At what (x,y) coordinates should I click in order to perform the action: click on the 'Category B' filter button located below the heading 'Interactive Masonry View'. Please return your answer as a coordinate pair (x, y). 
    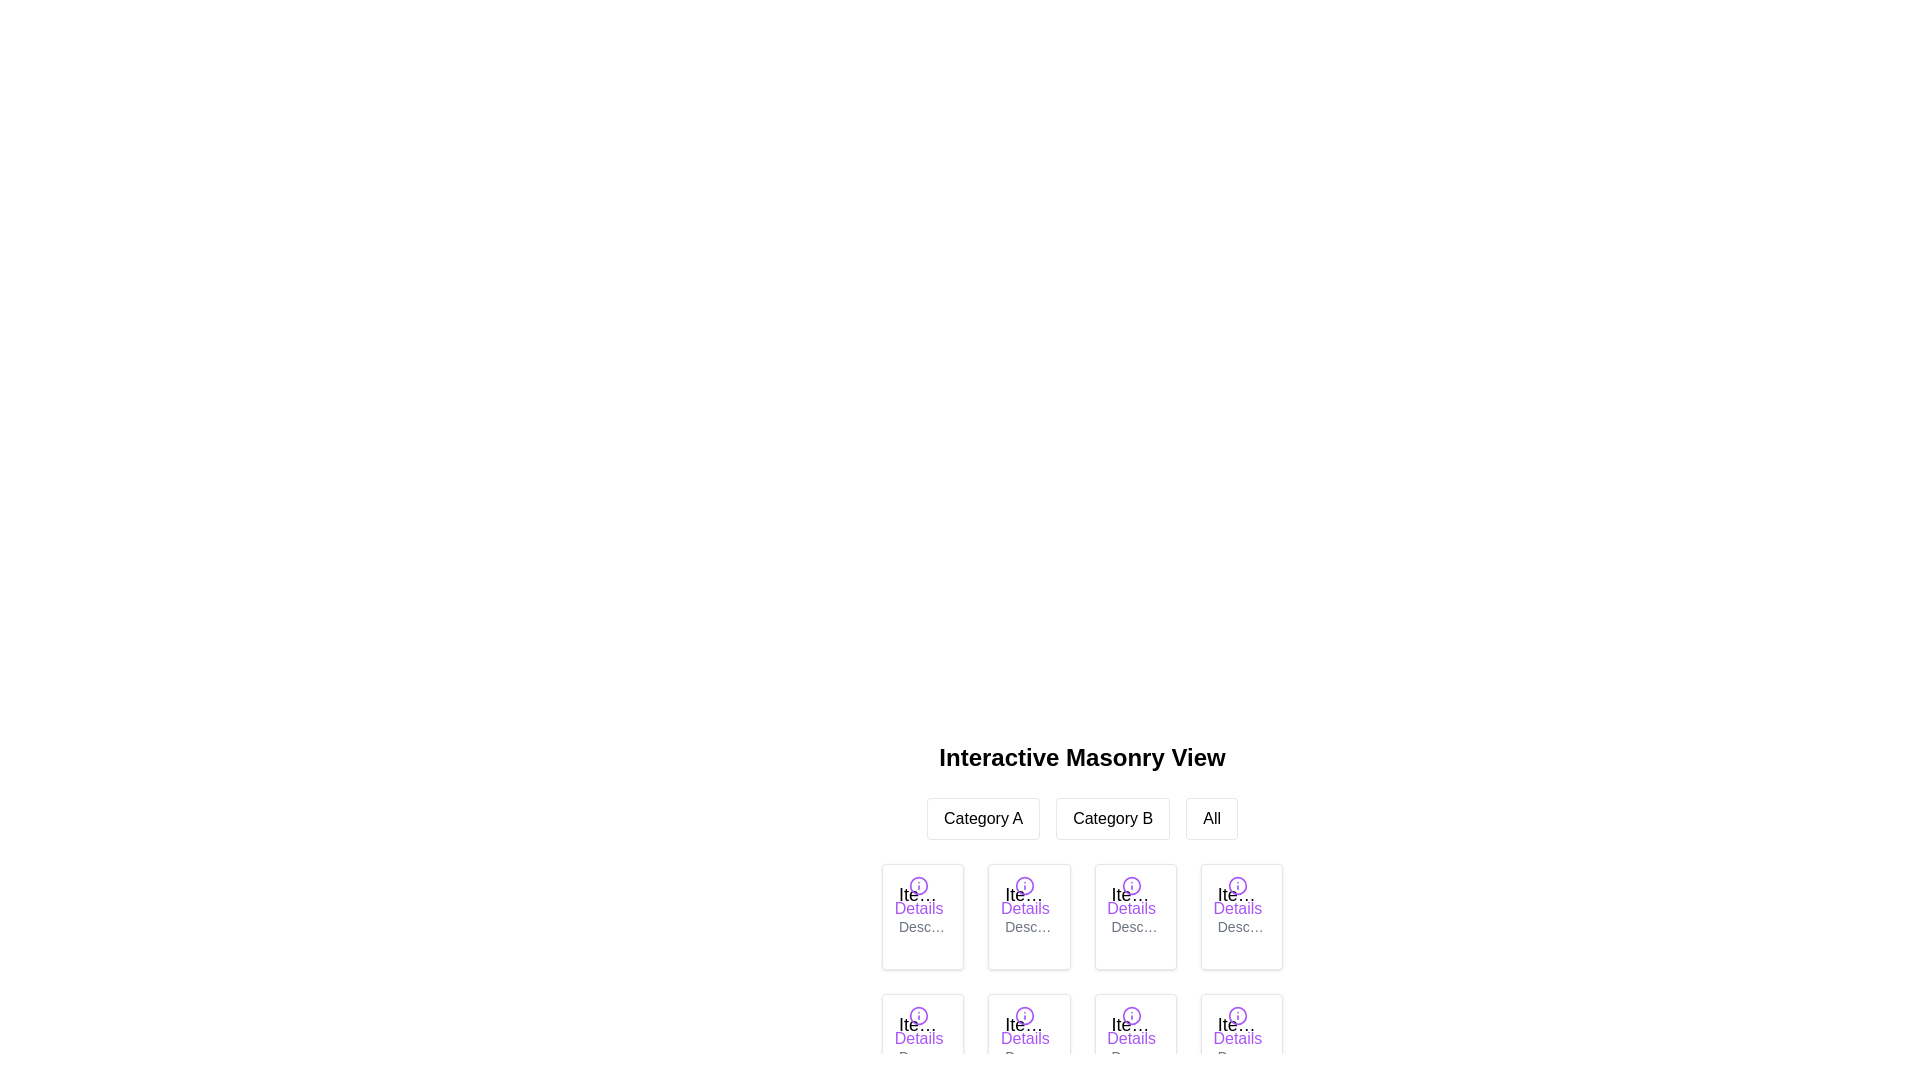
    Looking at the image, I should click on (1112, 818).